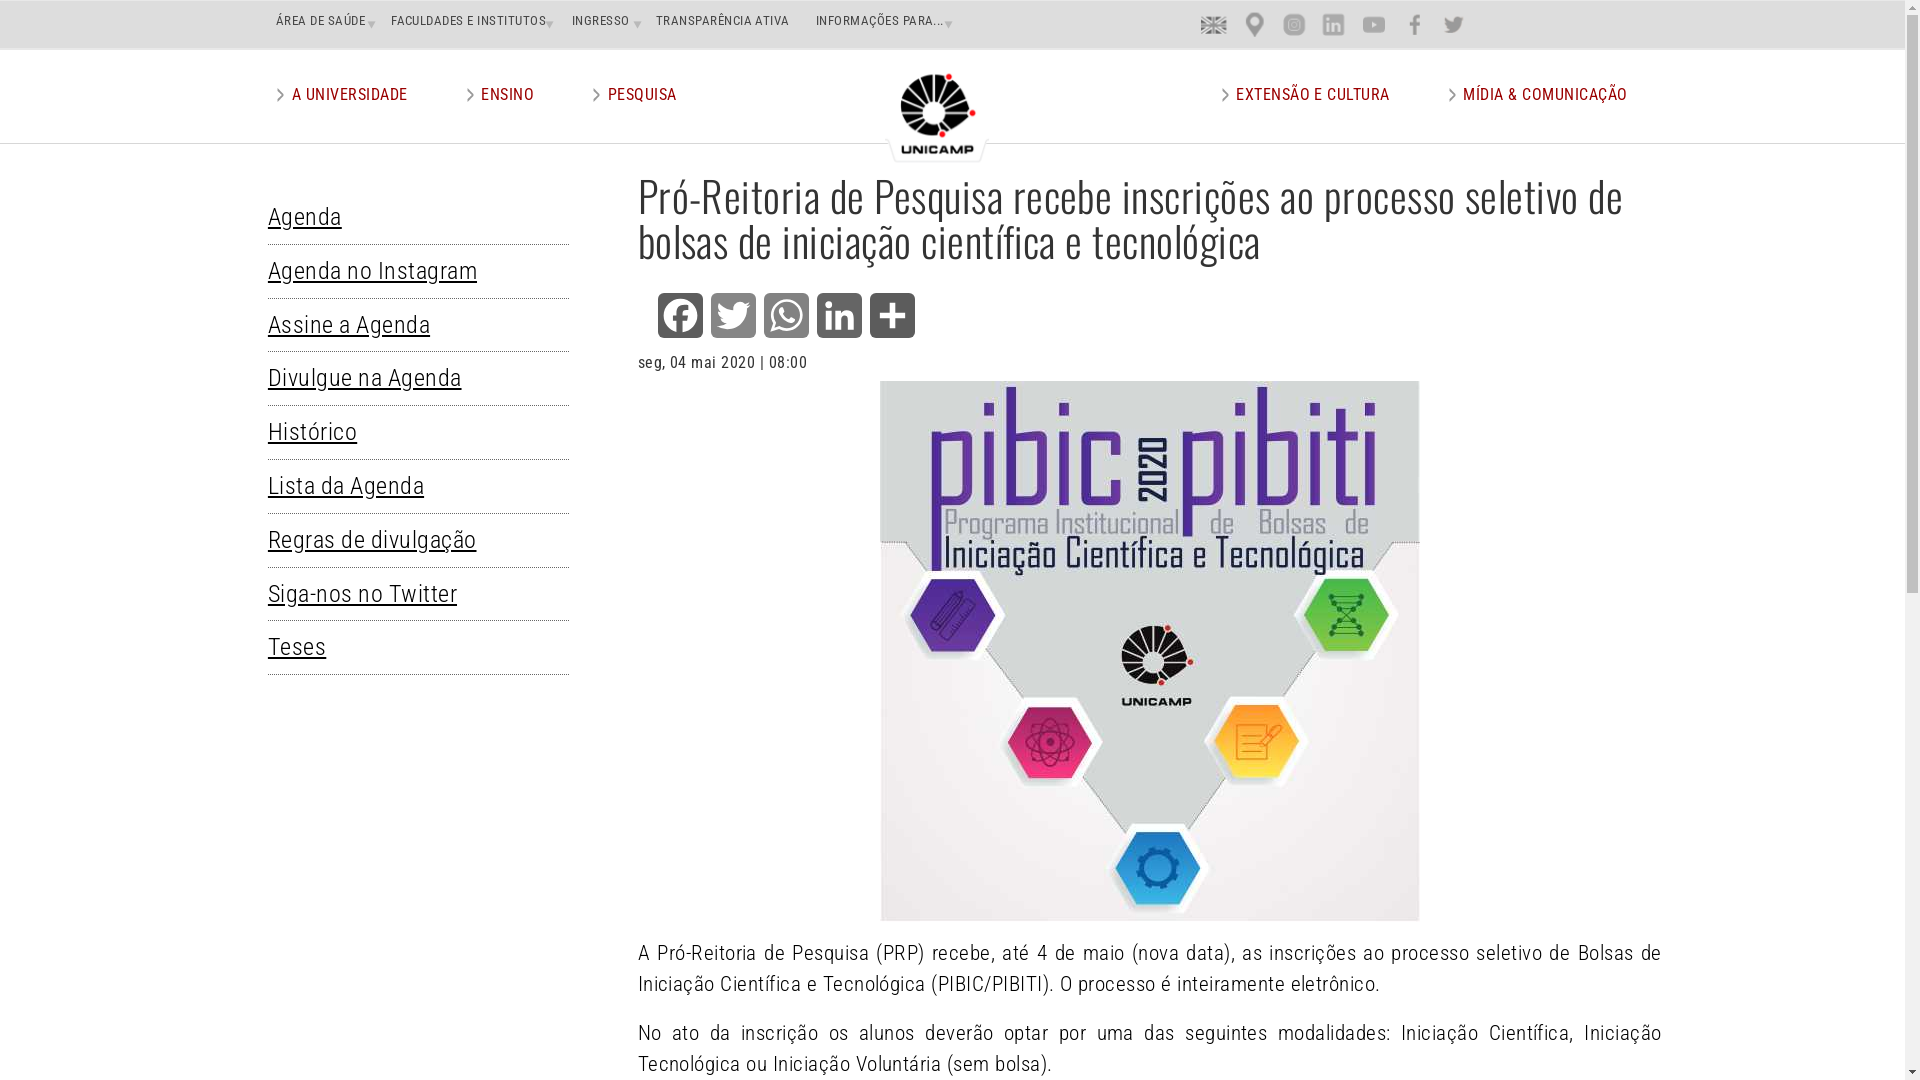 The width and height of the screenshot is (1920, 1080). Describe the element at coordinates (267, 486) in the screenshot. I see `'Lista da Agenda'` at that location.